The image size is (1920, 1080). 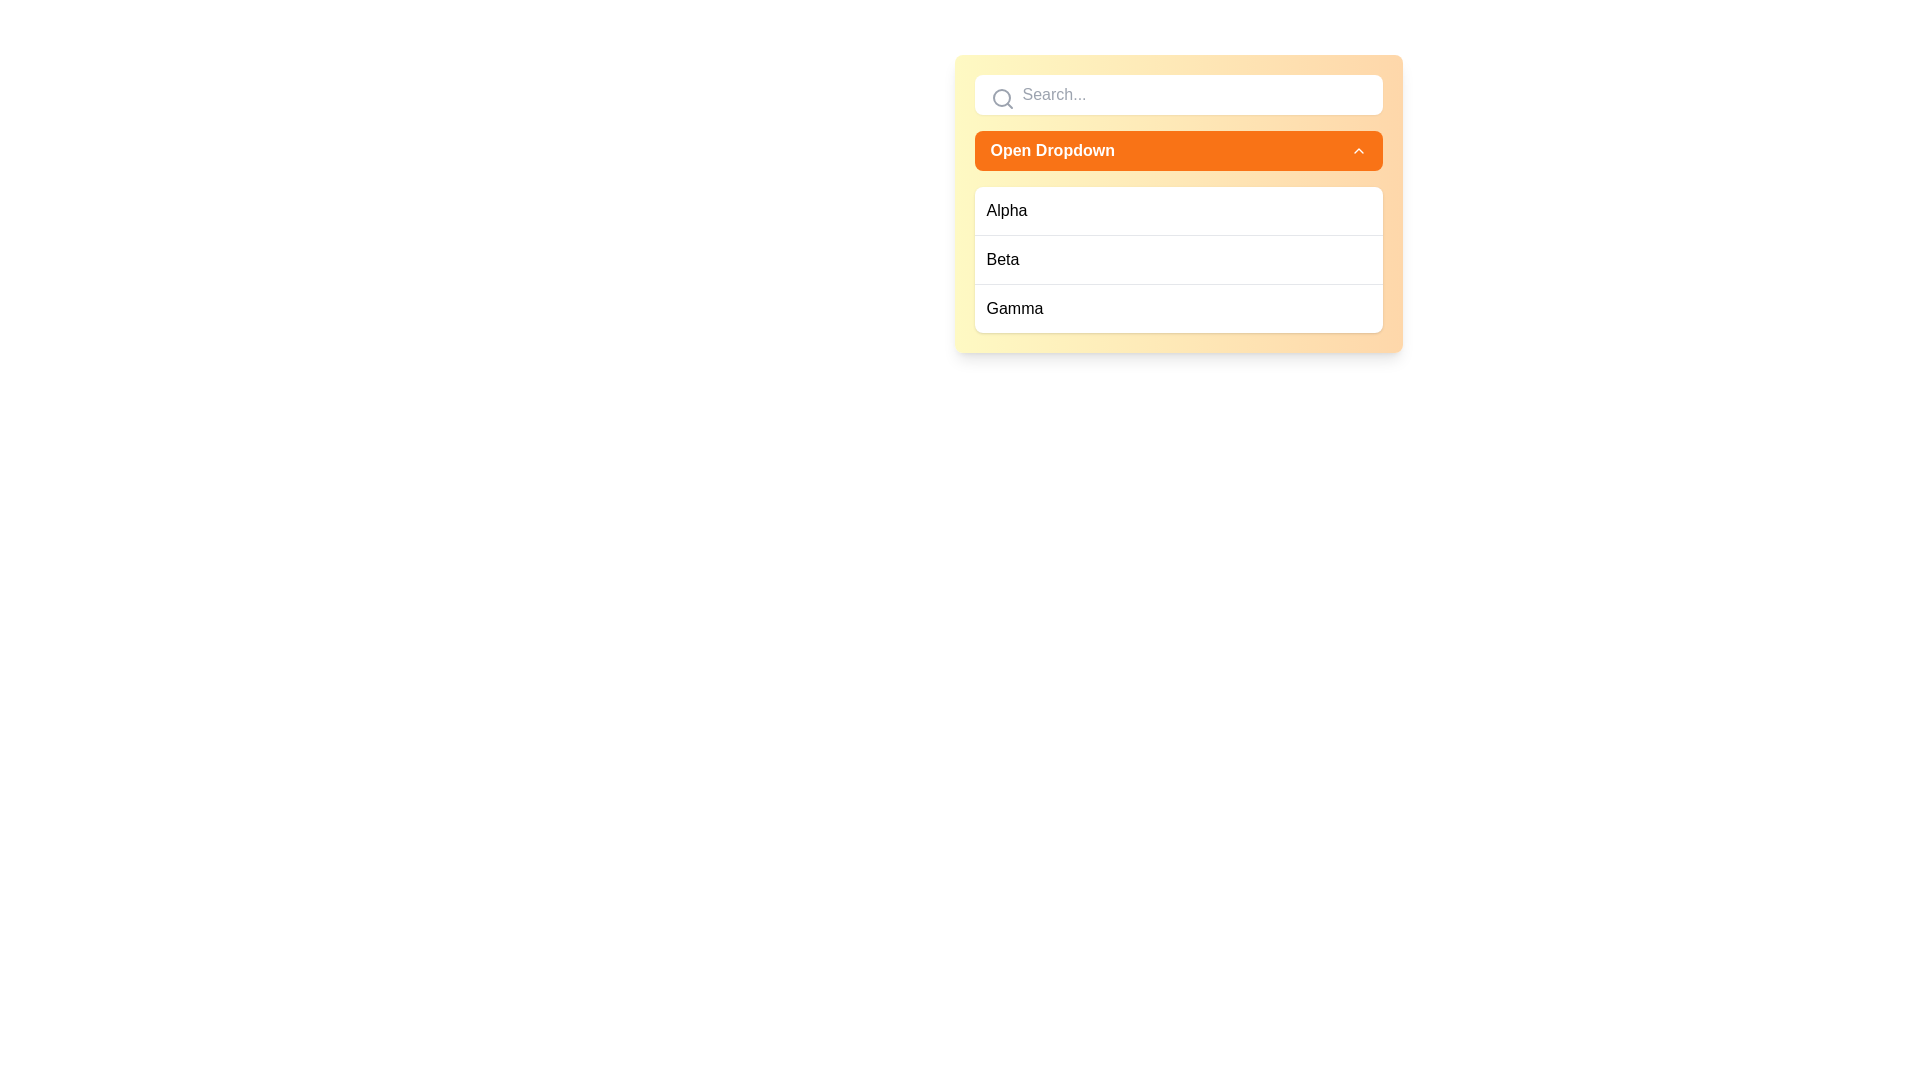 What do you see at coordinates (1003, 258) in the screenshot?
I see `the text label 'Beta' in the dropdown menu` at bounding box center [1003, 258].